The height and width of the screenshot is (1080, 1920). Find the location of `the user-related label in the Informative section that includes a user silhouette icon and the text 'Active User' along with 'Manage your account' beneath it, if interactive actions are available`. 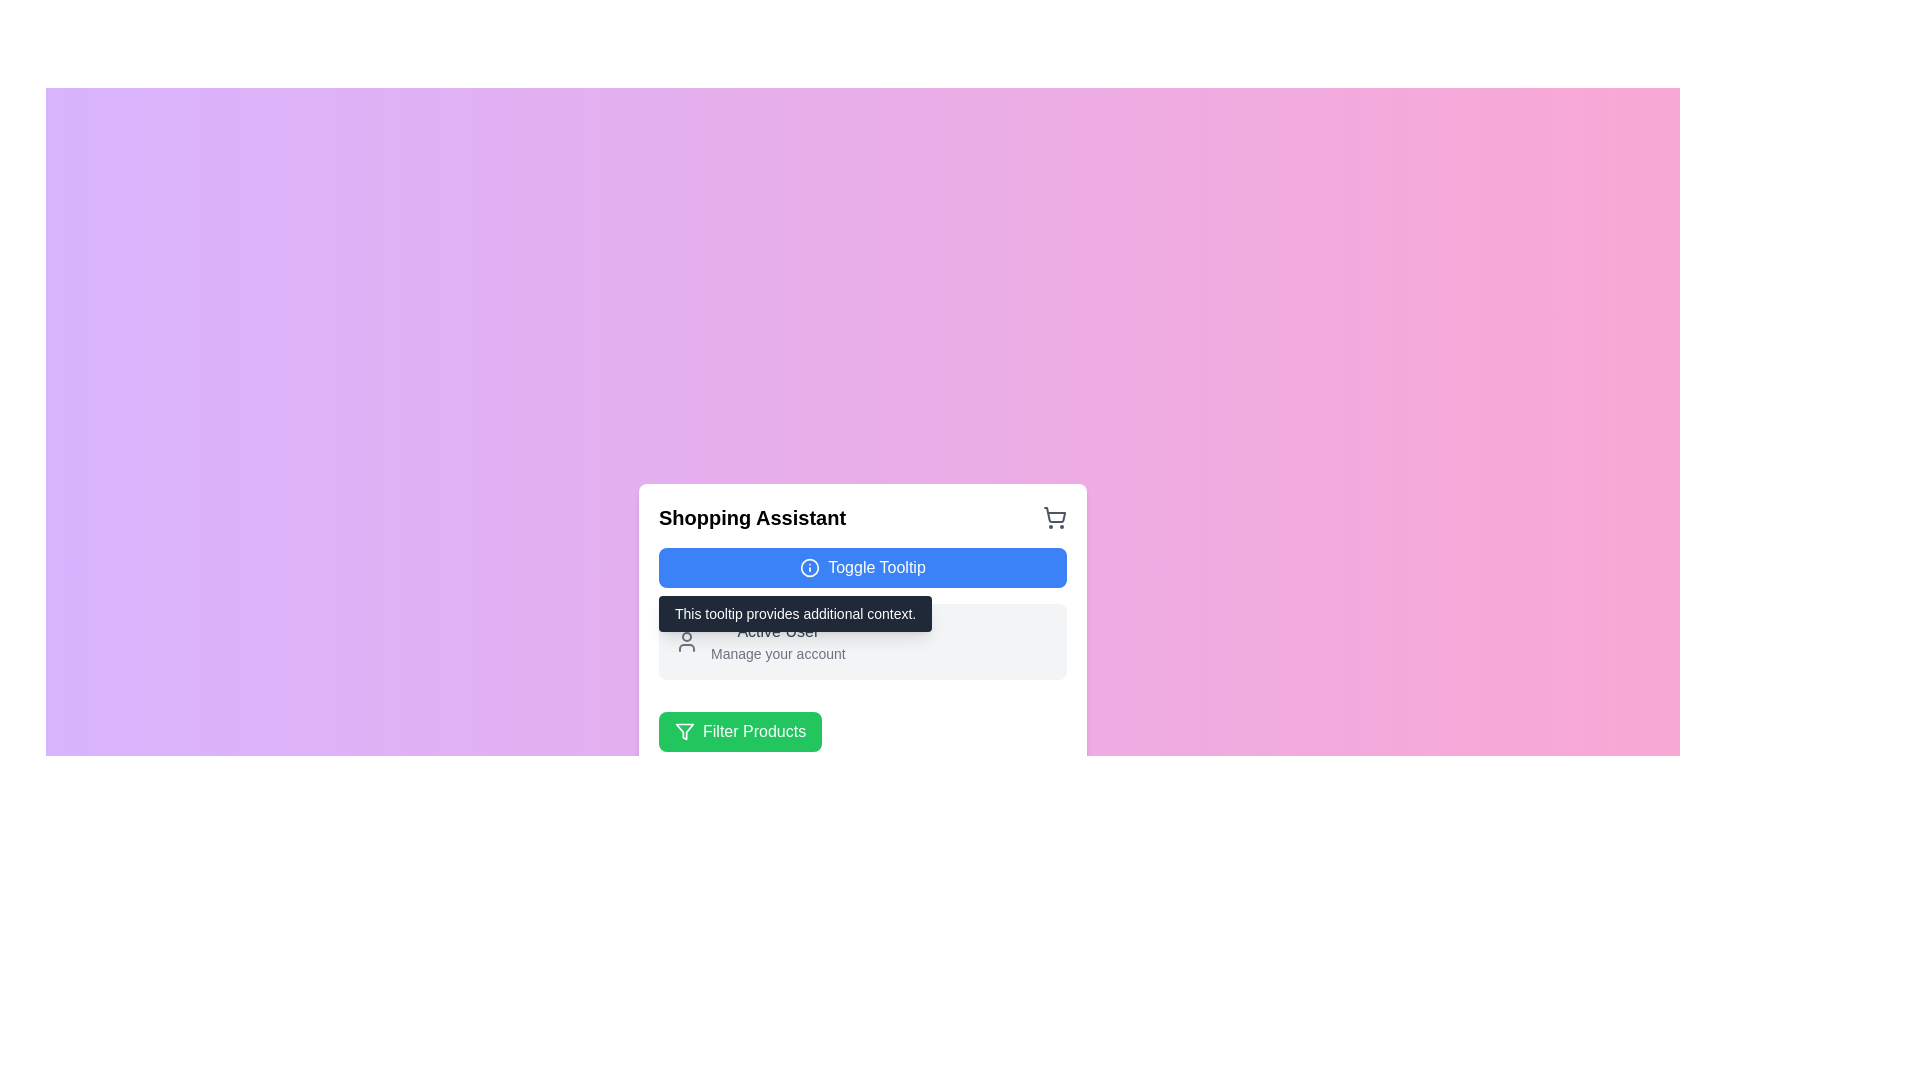

the user-related label in the Informative section that includes a user silhouette icon and the text 'Active User' along with 'Manage your account' beneath it, if interactive actions are available is located at coordinates (863, 641).